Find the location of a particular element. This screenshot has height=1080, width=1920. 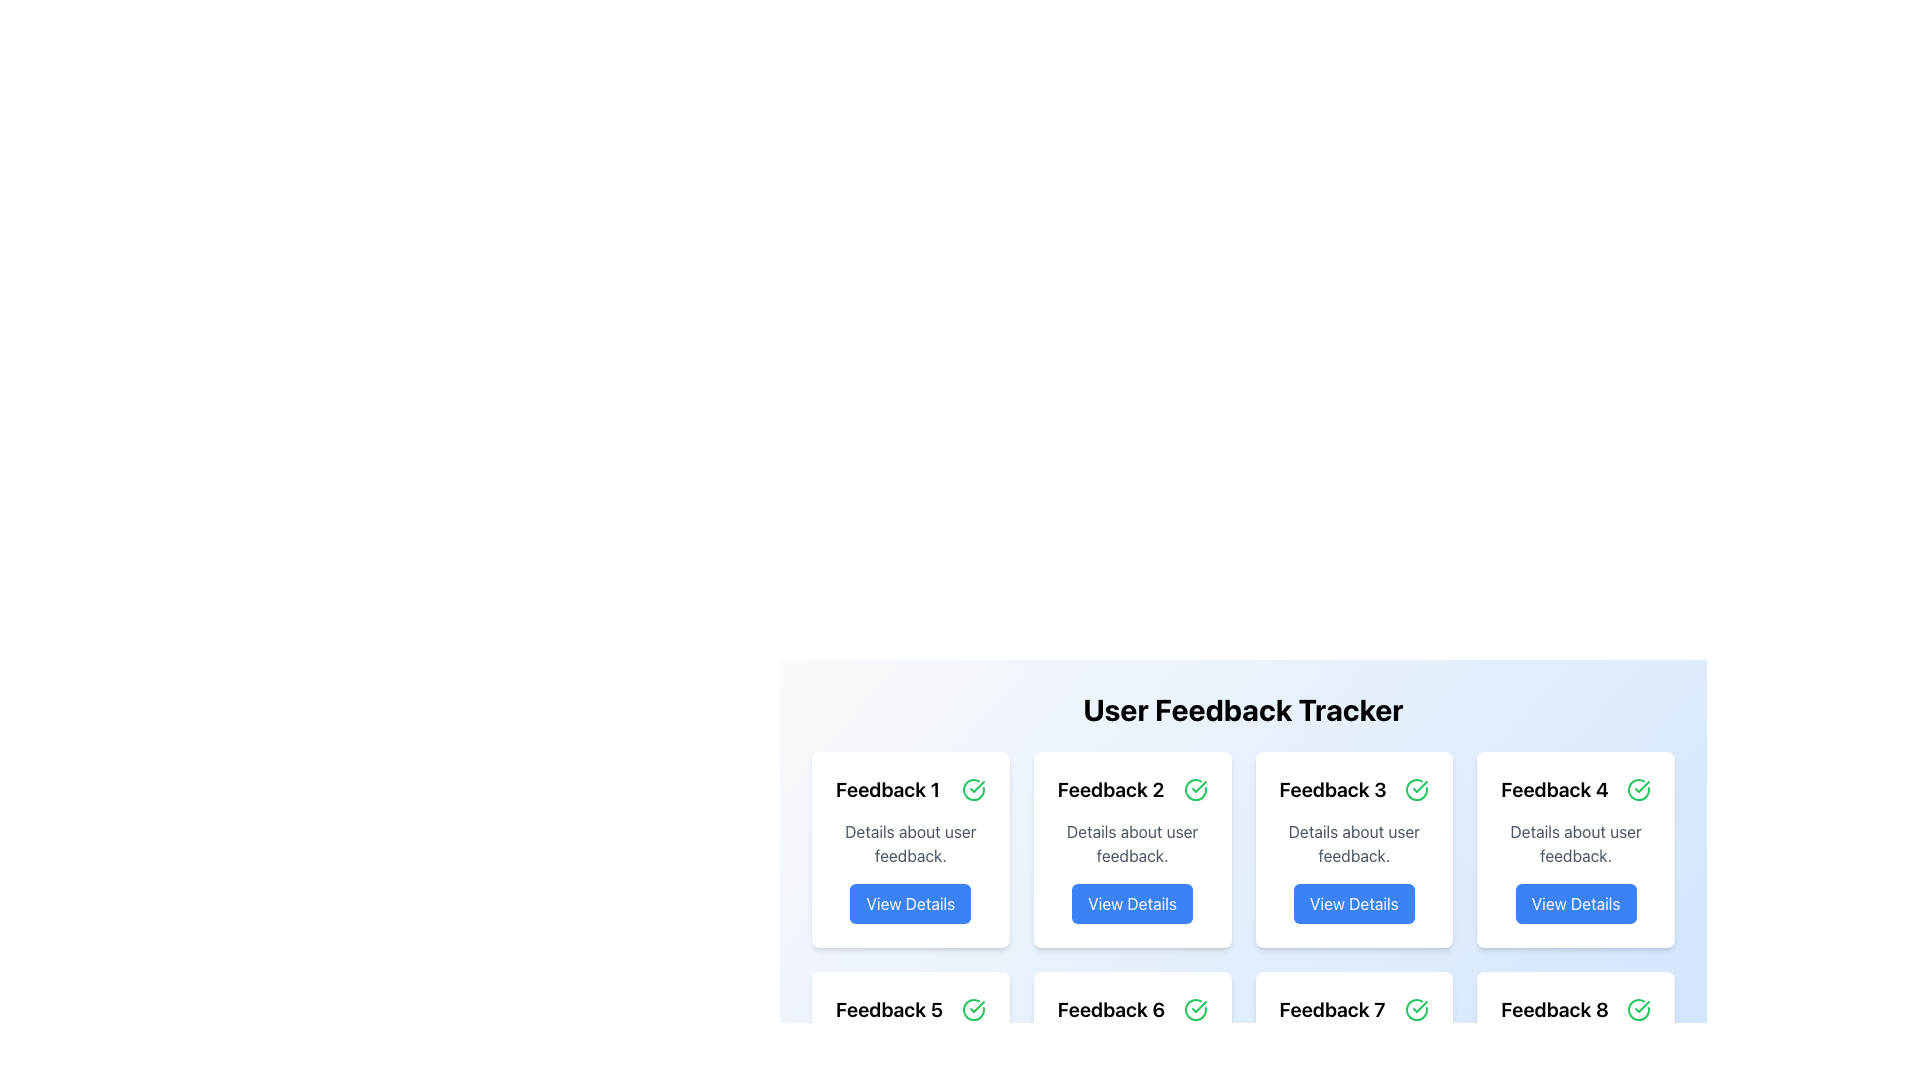

the Status indicator icon located in the 'Feedback 4' panel, which signifies completion, review, or approval of the associated feedback item is located at coordinates (1638, 789).